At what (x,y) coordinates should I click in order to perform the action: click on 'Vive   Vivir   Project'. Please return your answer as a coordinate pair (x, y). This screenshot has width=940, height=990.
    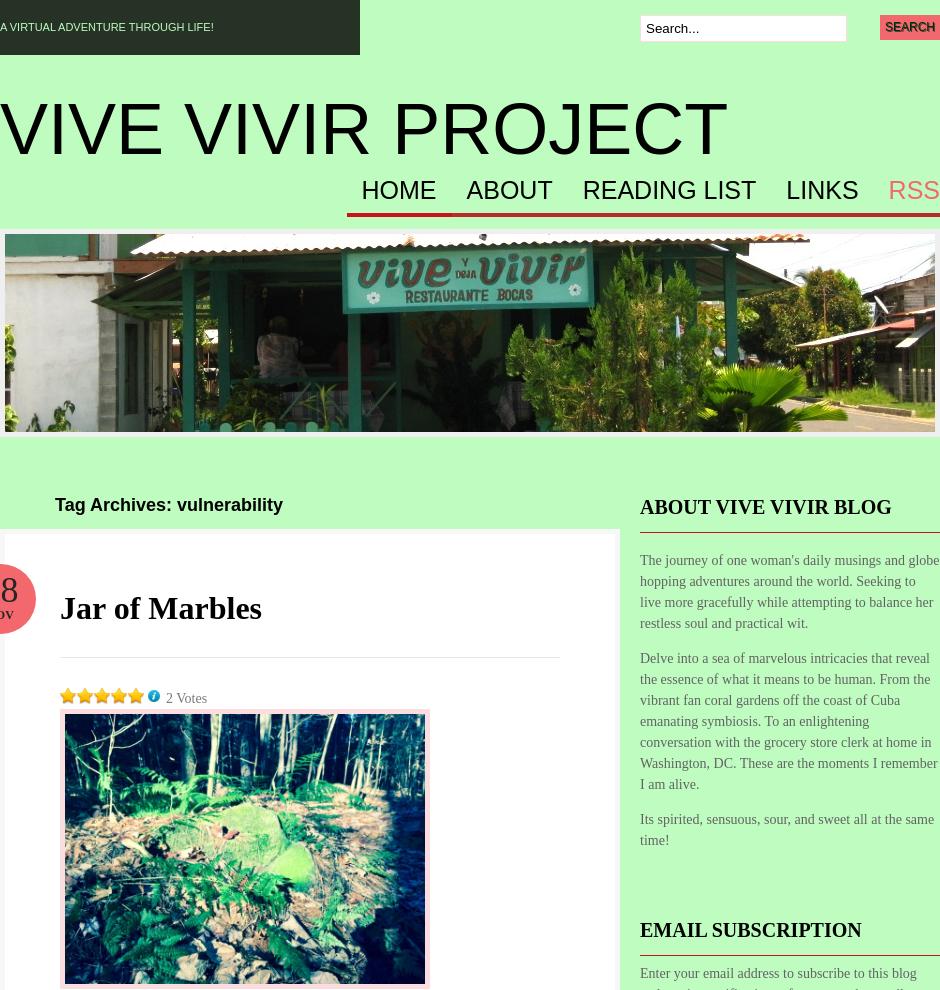
    Looking at the image, I should click on (362, 127).